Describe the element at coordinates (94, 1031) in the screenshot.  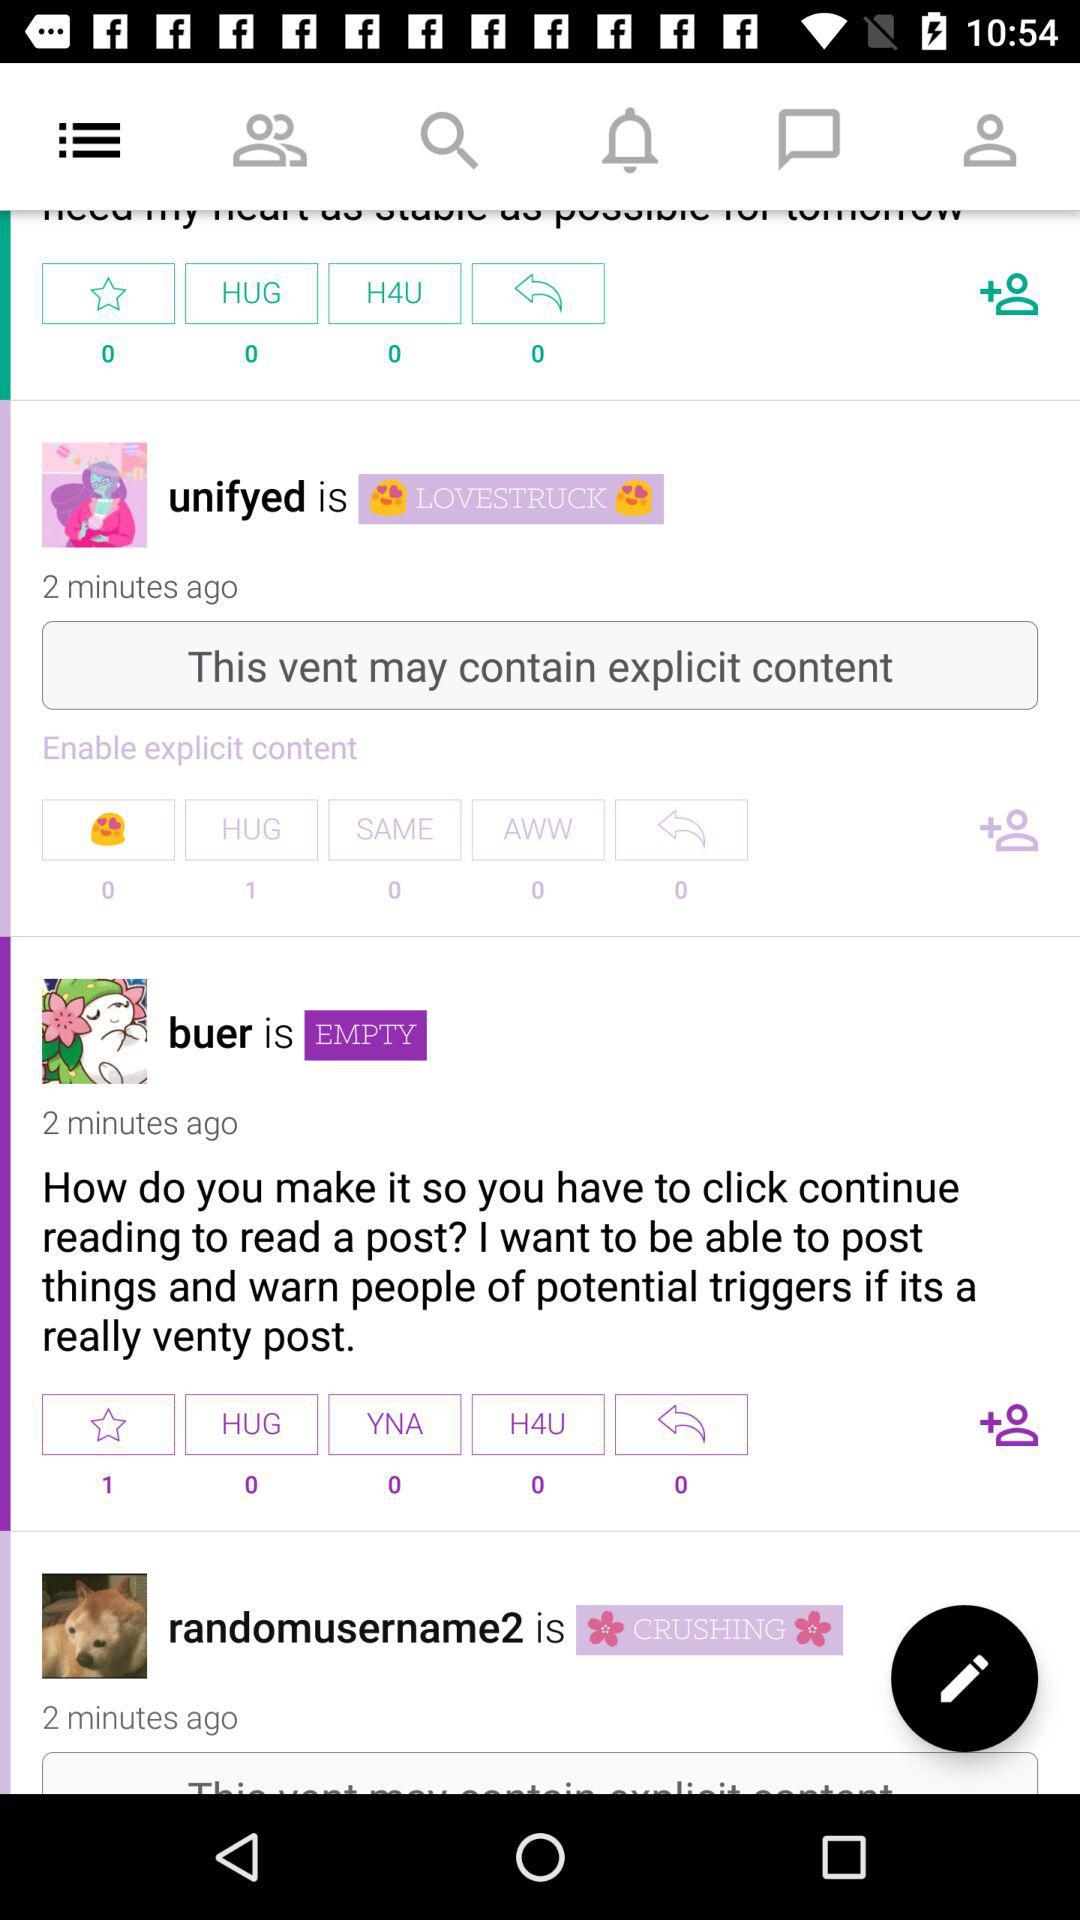
I see `user profile` at that location.